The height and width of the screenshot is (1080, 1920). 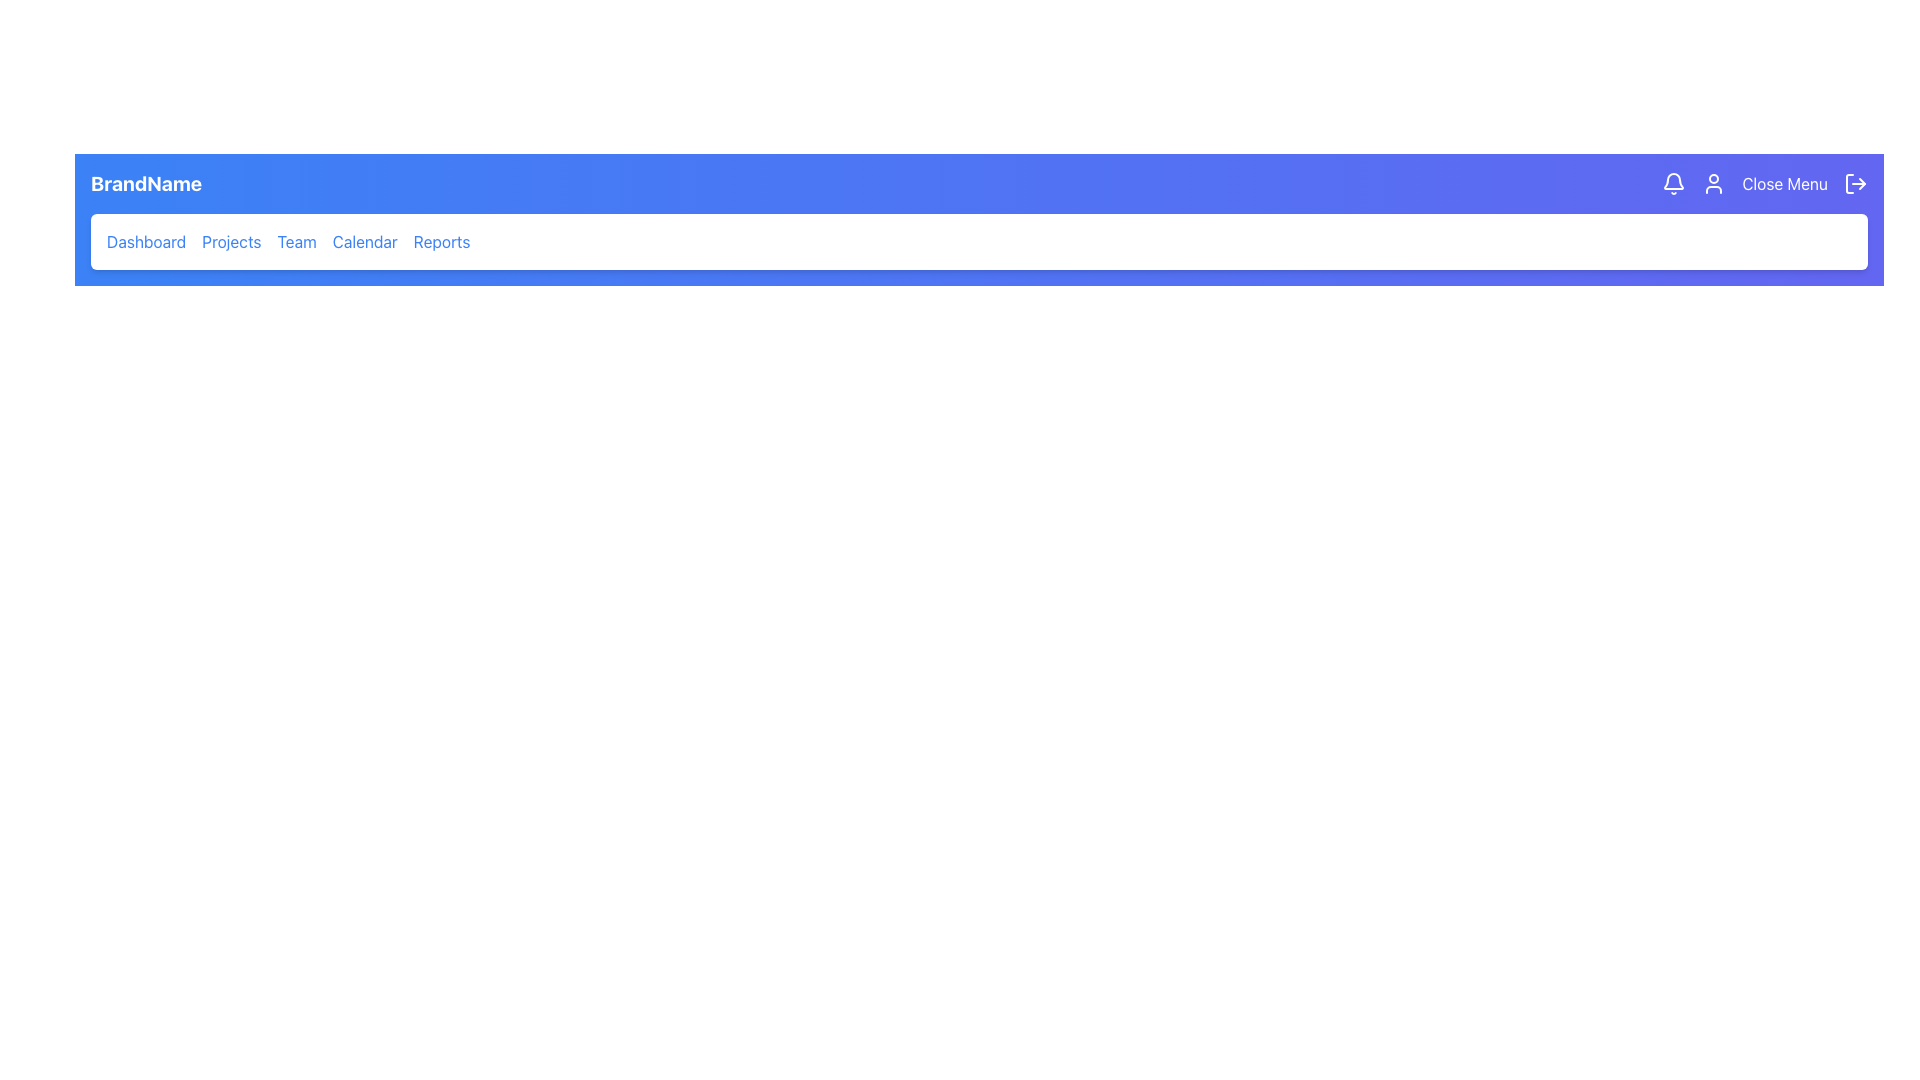 What do you see at coordinates (1713, 184) in the screenshot?
I see `the user profile icon button located in the header bar, positioned between the notification bell icon and the 'Close Menu' button` at bounding box center [1713, 184].